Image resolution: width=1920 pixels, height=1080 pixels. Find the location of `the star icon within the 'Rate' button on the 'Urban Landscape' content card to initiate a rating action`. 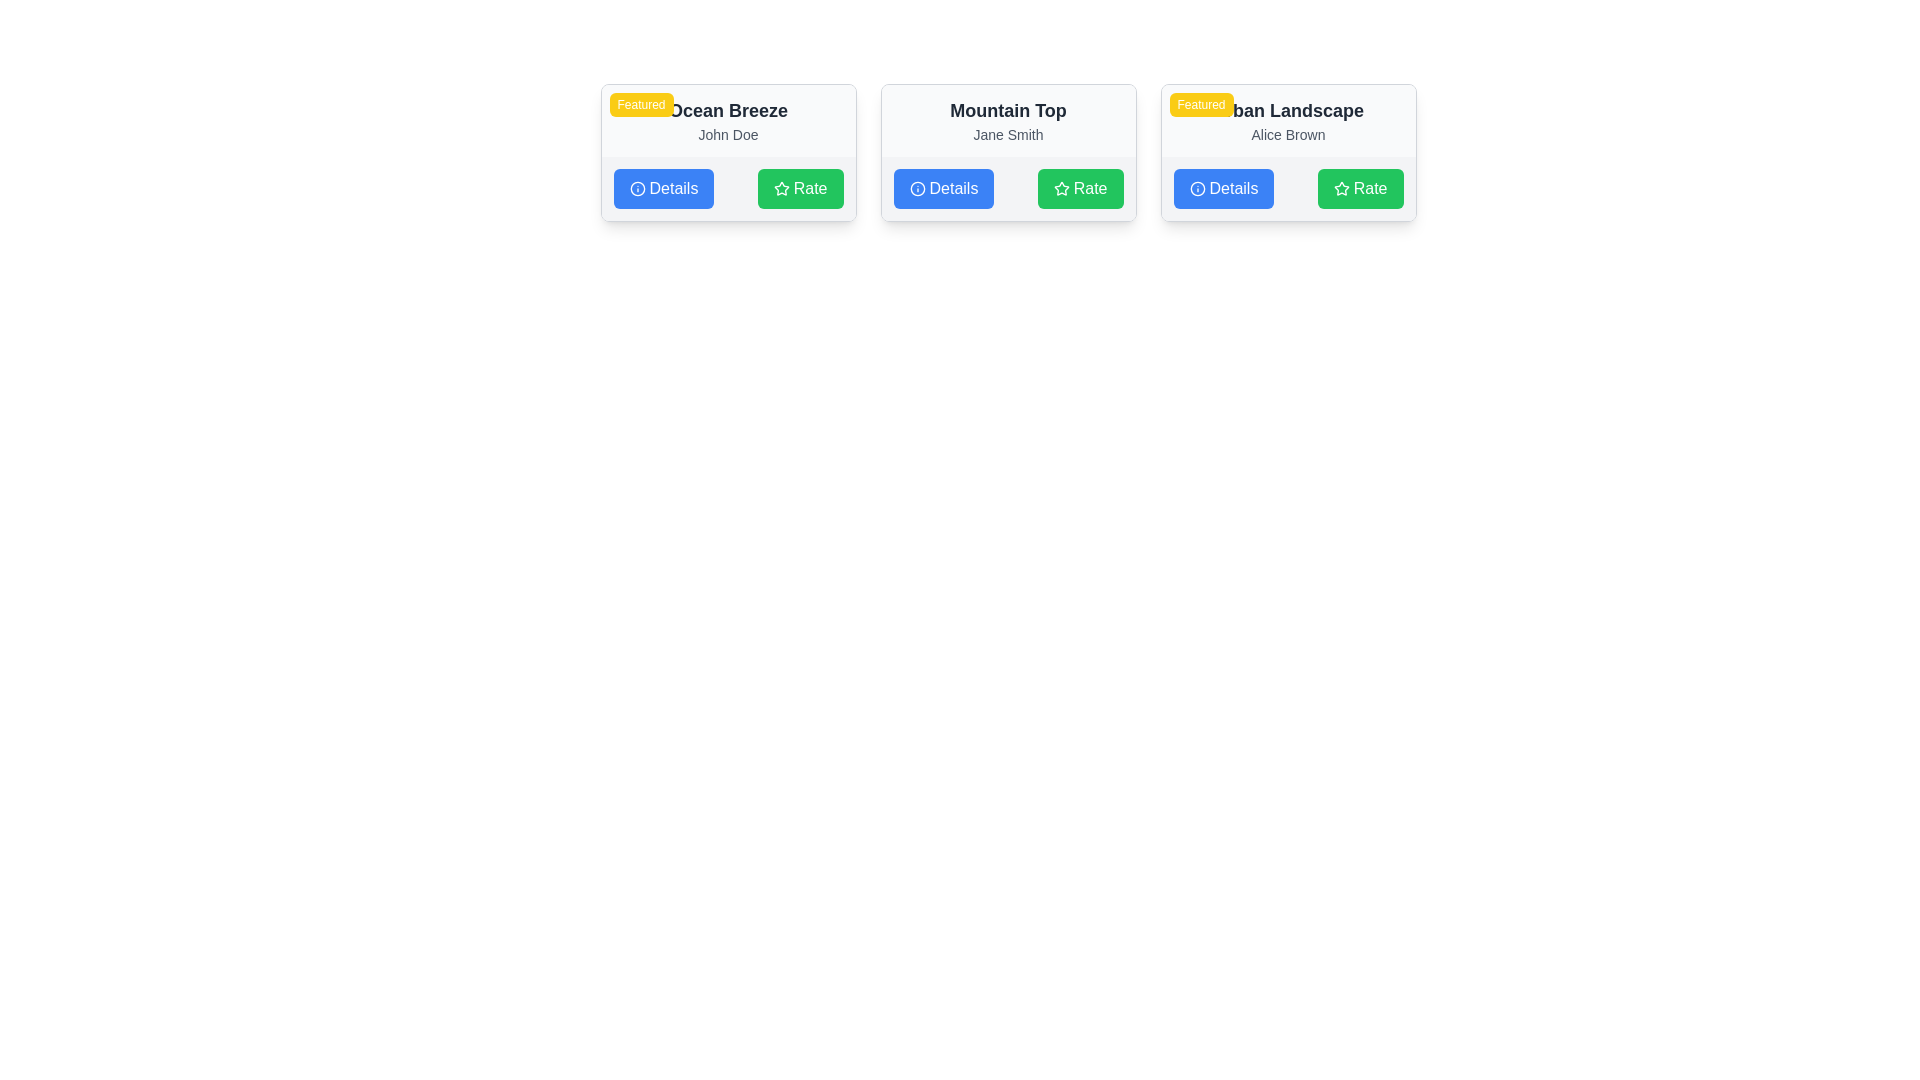

the star icon within the 'Rate' button on the 'Urban Landscape' content card to initiate a rating action is located at coordinates (1341, 188).